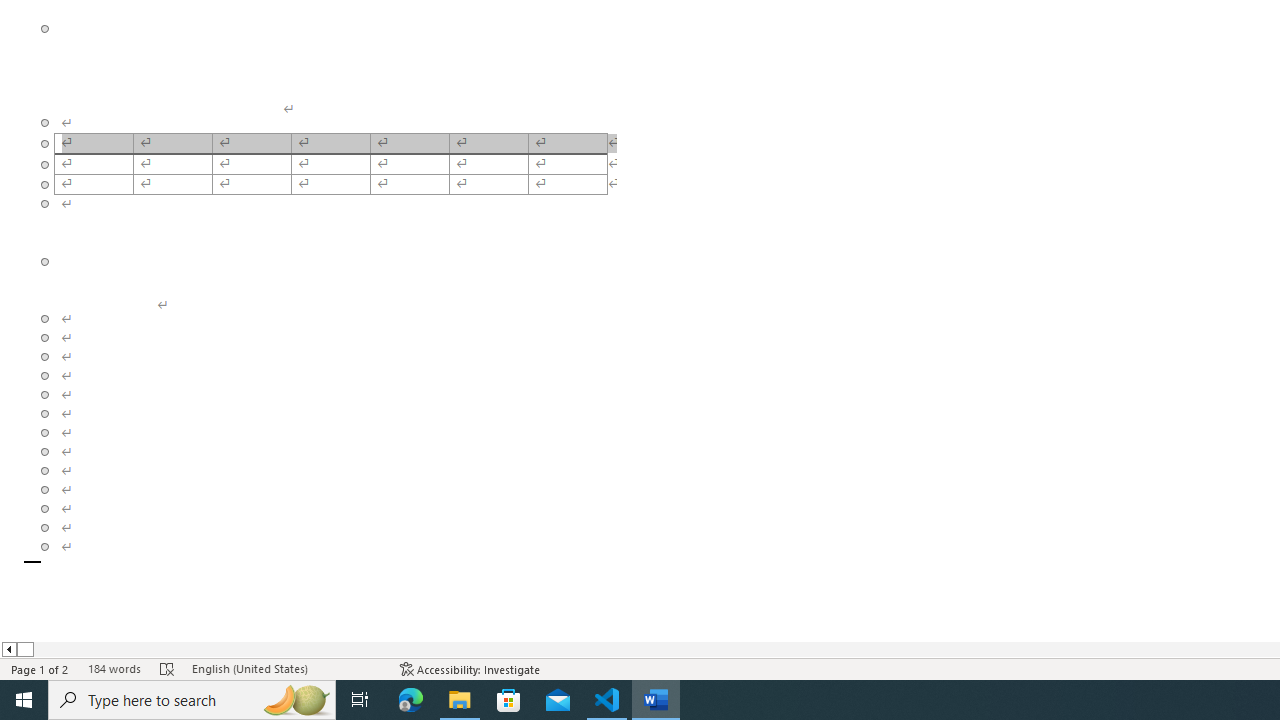 This screenshot has height=720, width=1280. Describe the element at coordinates (112, 669) in the screenshot. I see `'Word Count 184 words'` at that location.